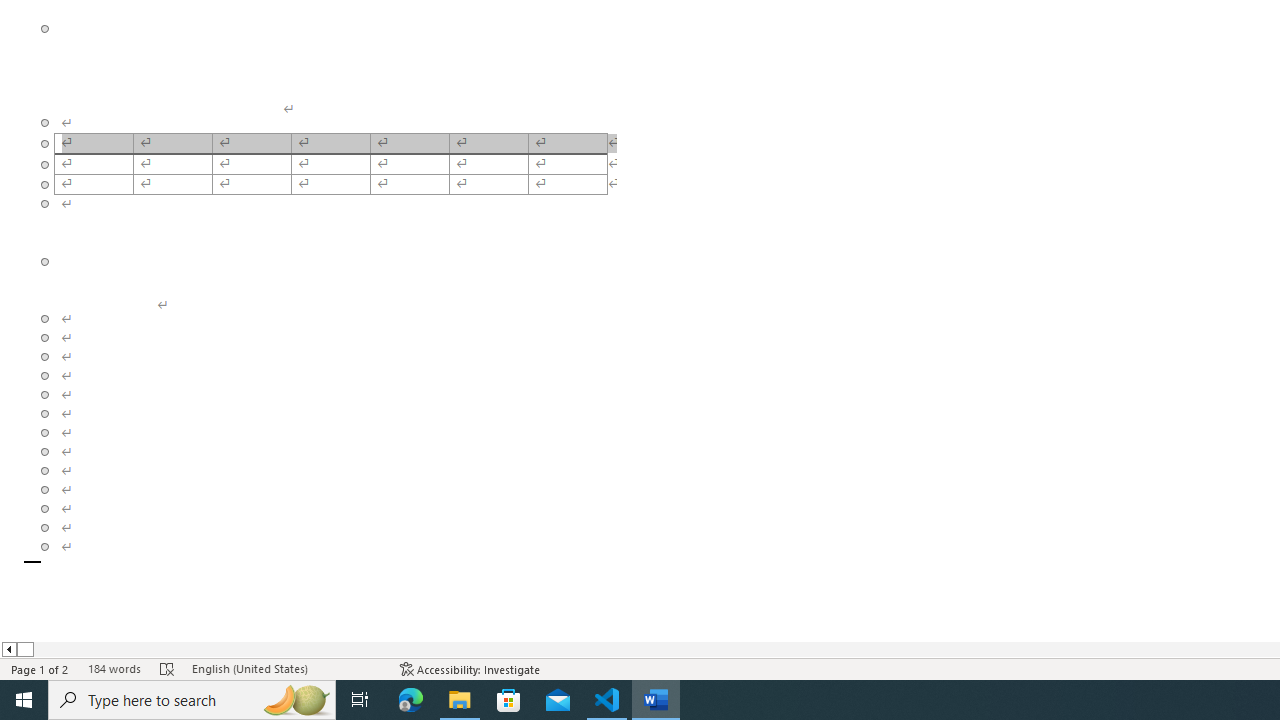 This screenshot has height=720, width=1280. Describe the element at coordinates (112, 669) in the screenshot. I see `'Word Count 184 words'` at that location.